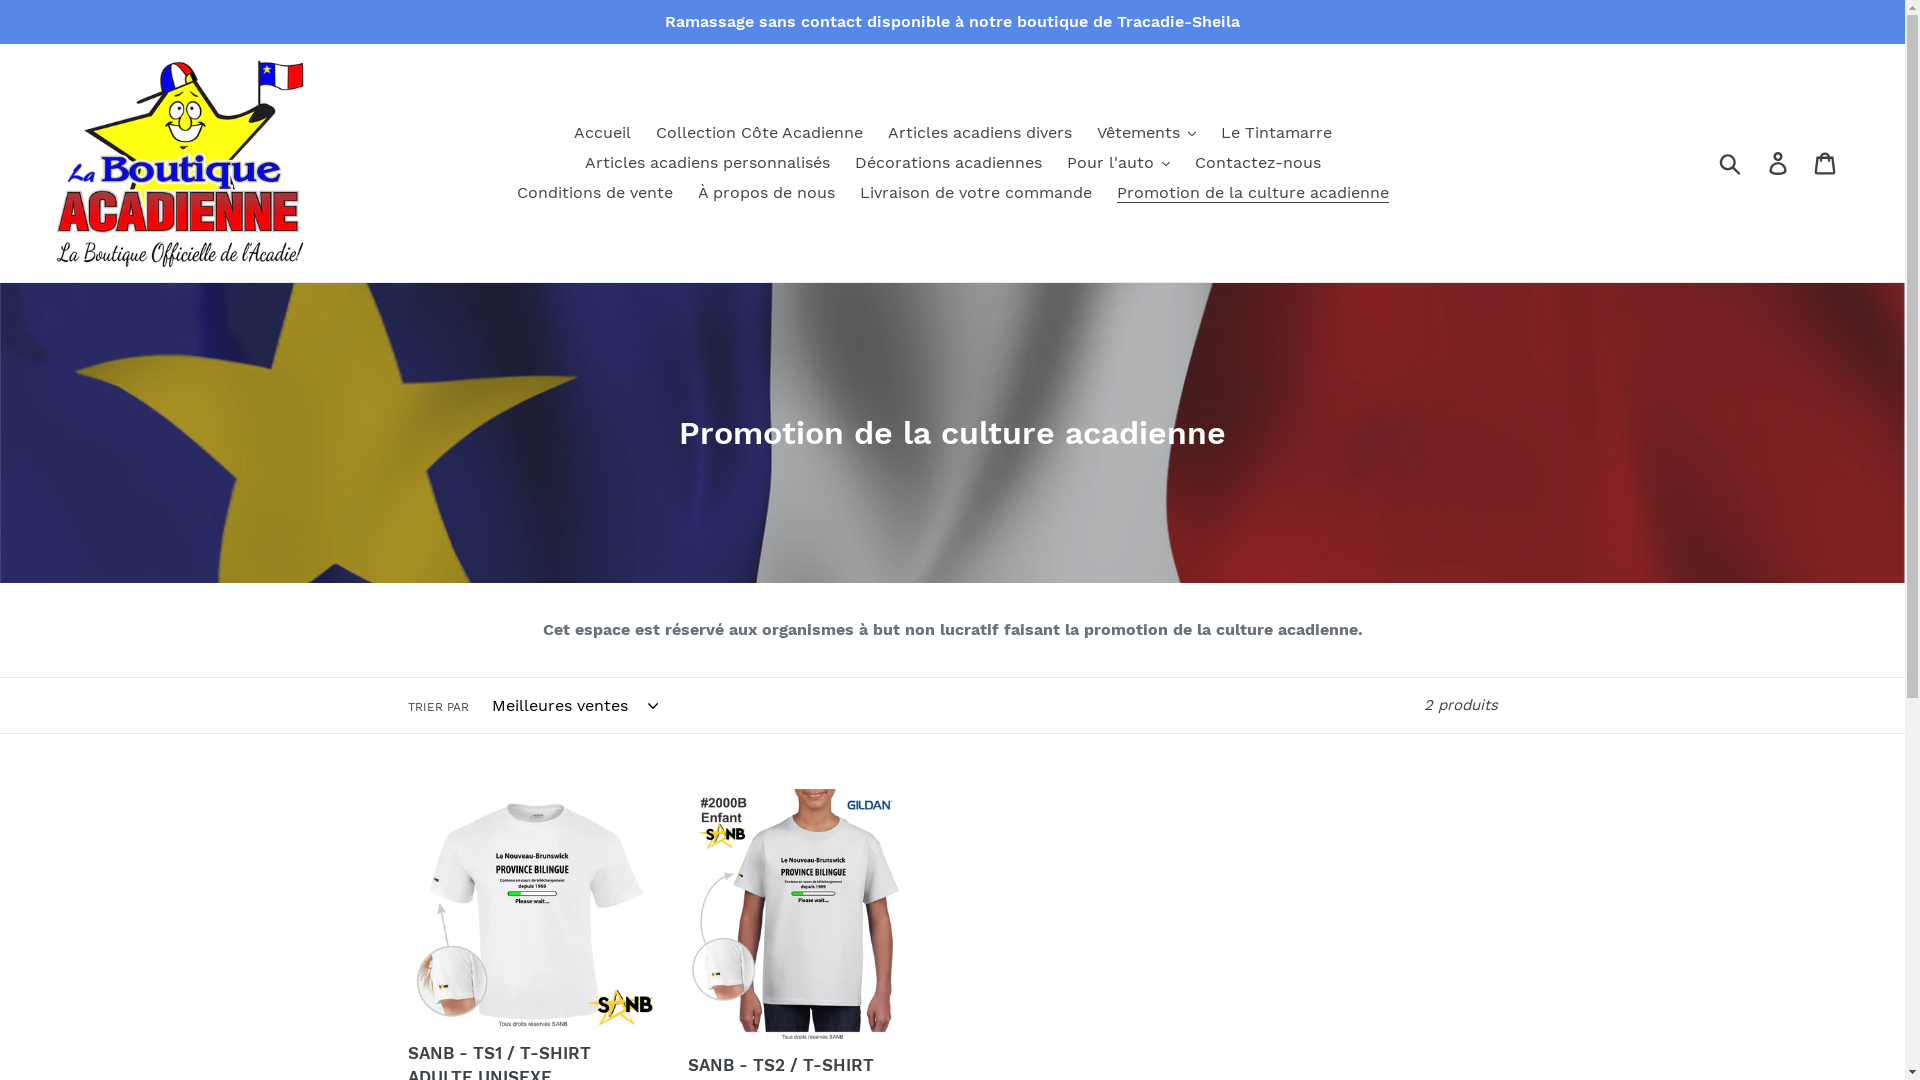  Describe the element at coordinates (975, 192) in the screenshot. I see `'Livraison de votre commande'` at that location.